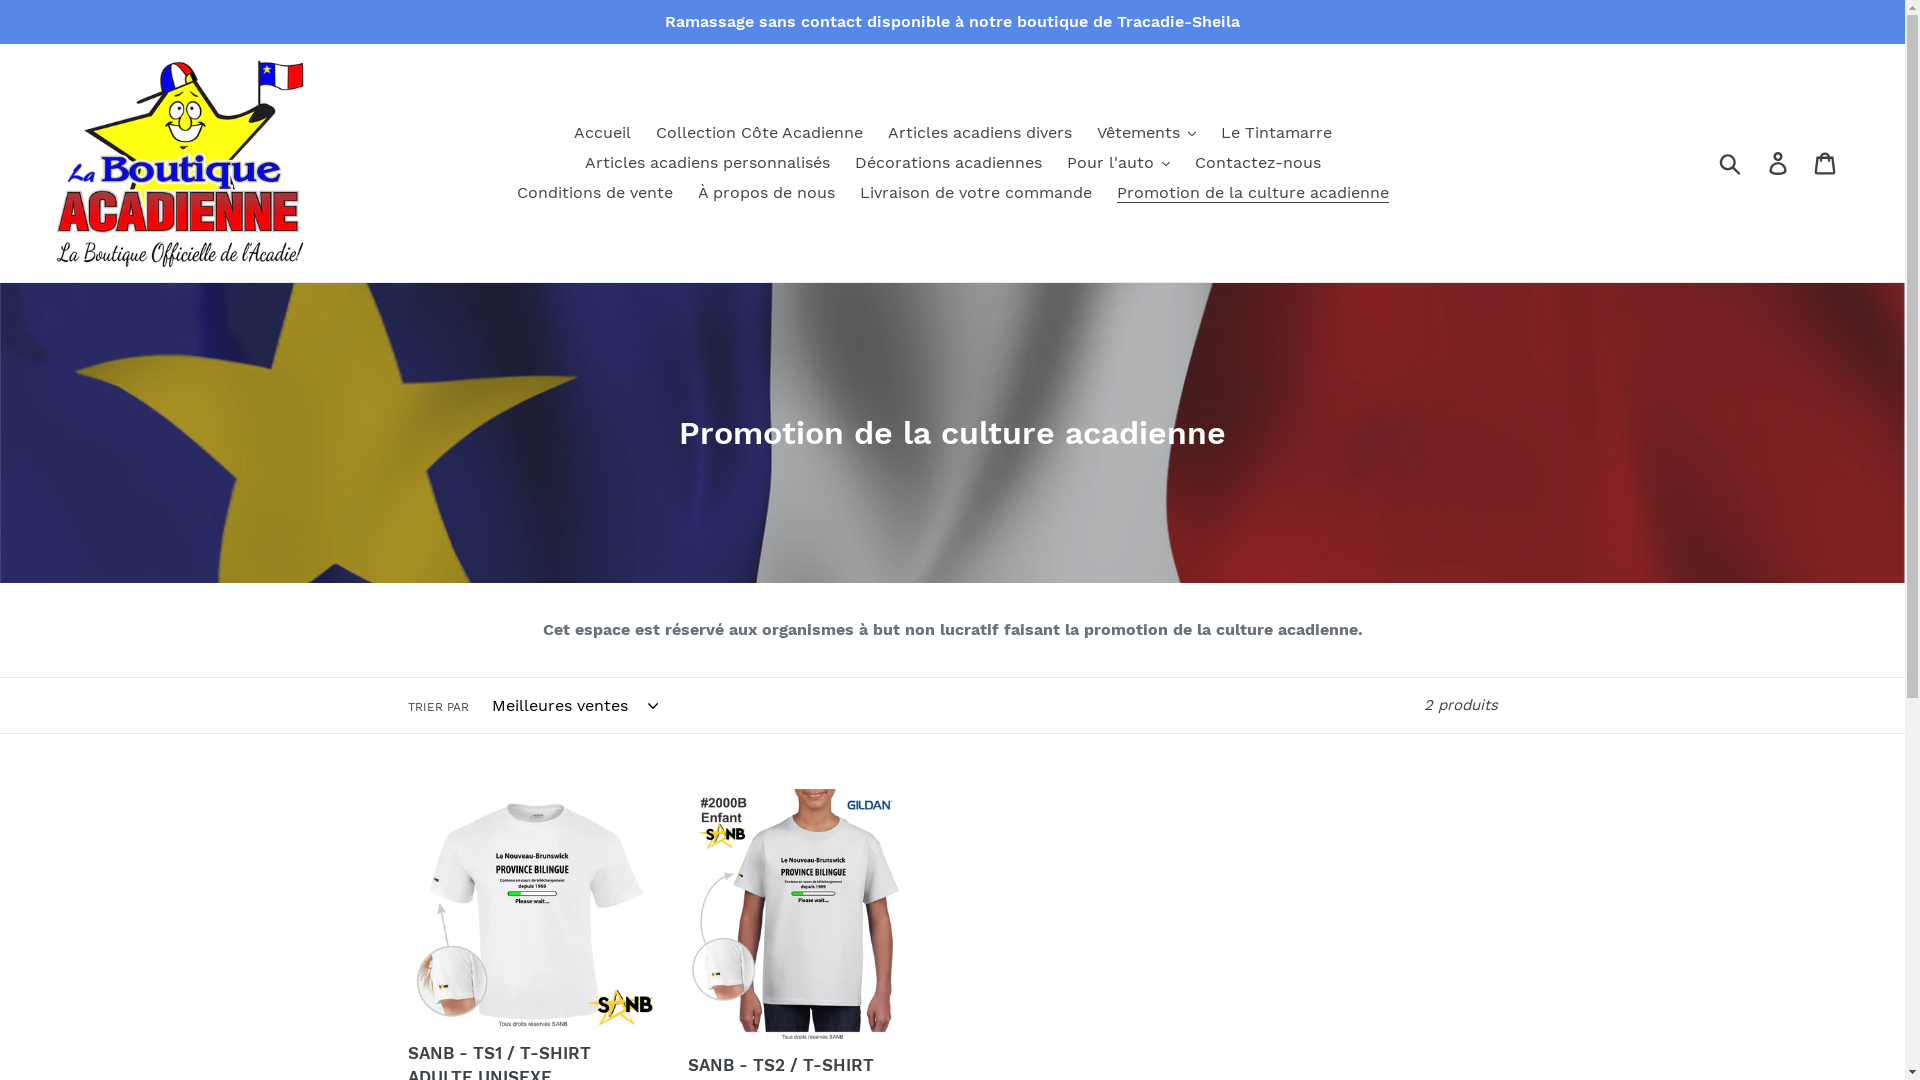  Describe the element at coordinates (975, 192) in the screenshot. I see `'Livraison de votre commande'` at that location.